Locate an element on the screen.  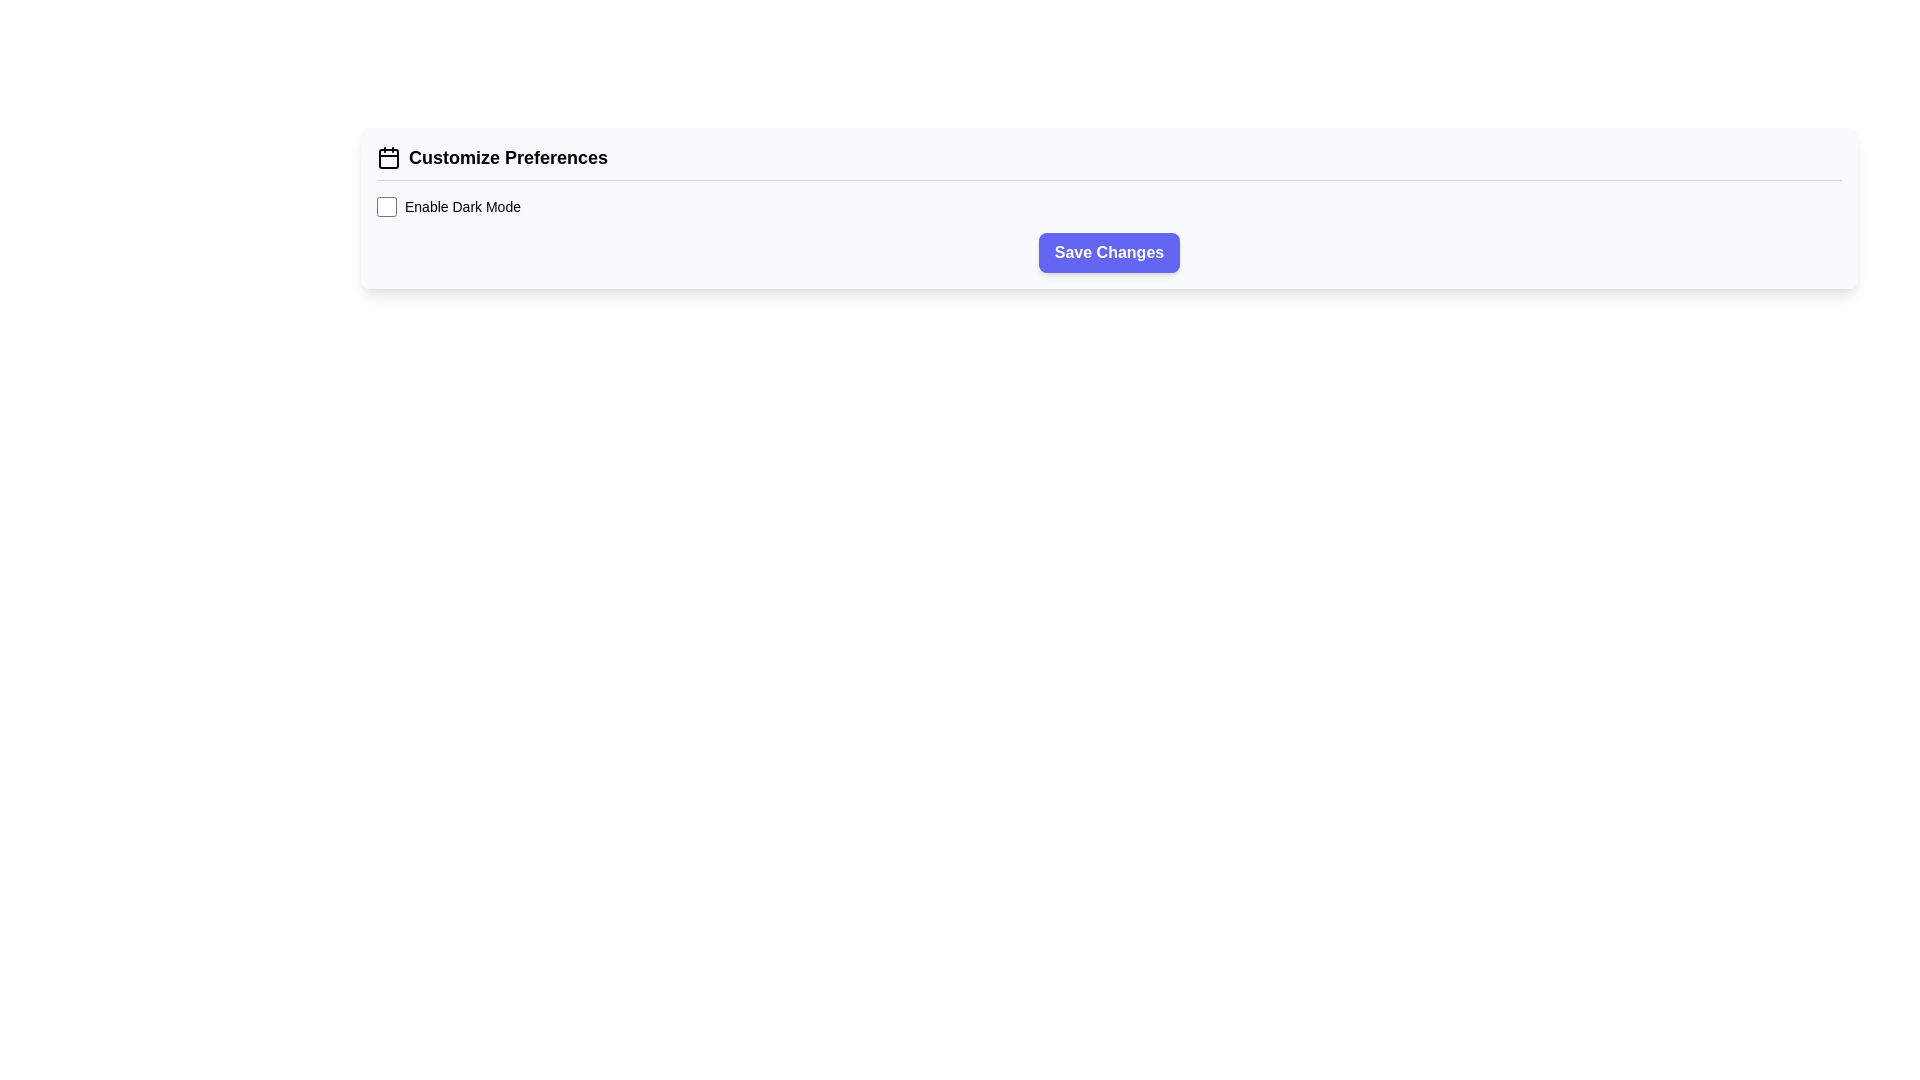
the 'Enable Dark Mode' text label, which is styled with a medium font weight and small size, located to the right of a checkbox input is located at coordinates (461, 207).